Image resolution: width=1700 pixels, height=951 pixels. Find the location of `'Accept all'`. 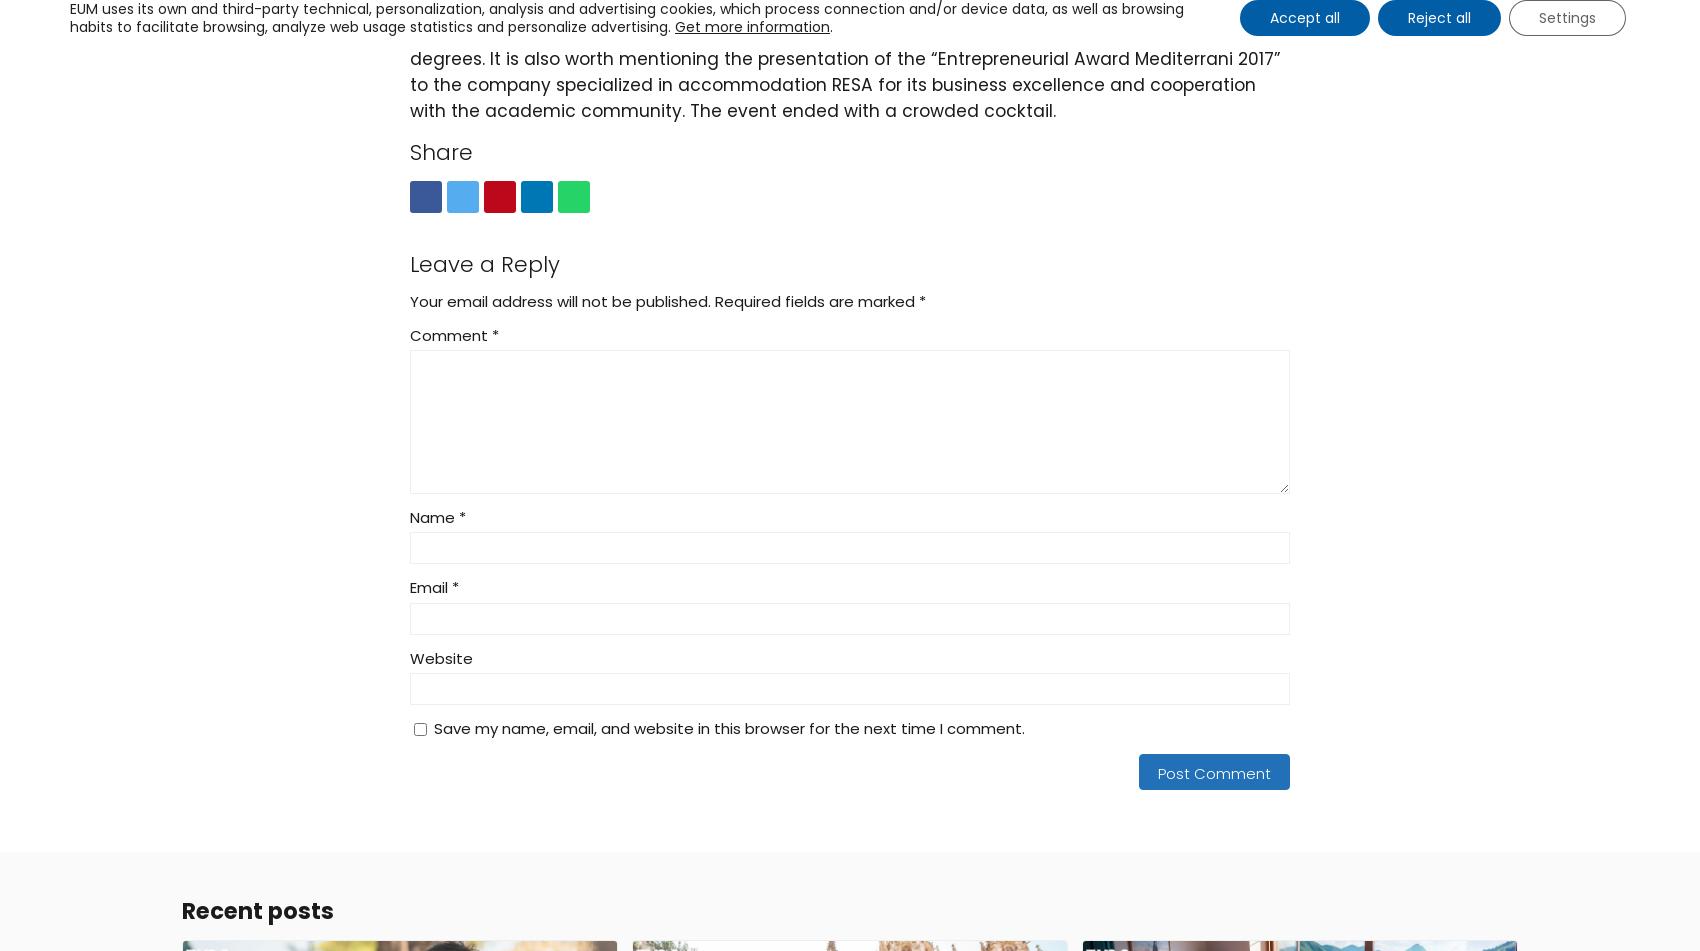

'Accept all' is located at coordinates (1304, 17).